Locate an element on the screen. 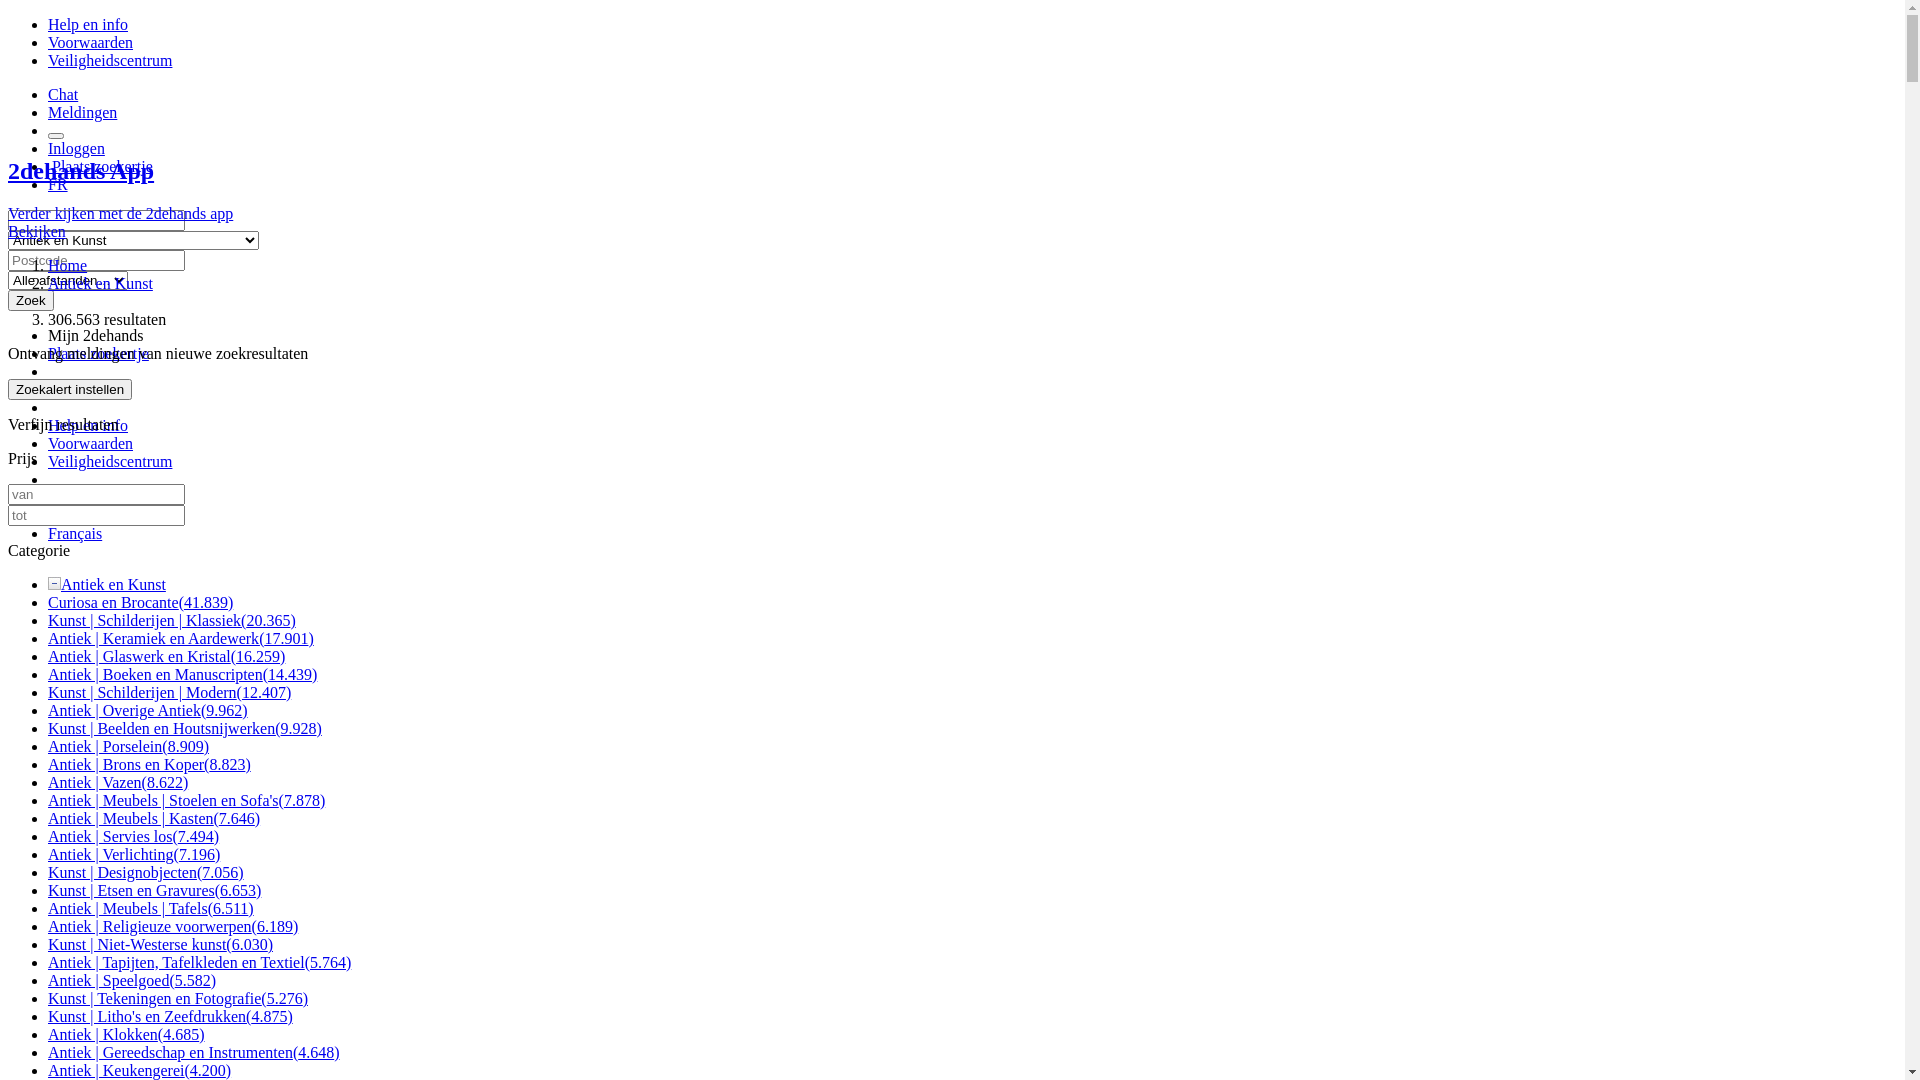 The height and width of the screenshot is (1080, 1920). 'Antiek | Brons en Koper(8.823)' is located at coordinates (148, 764).